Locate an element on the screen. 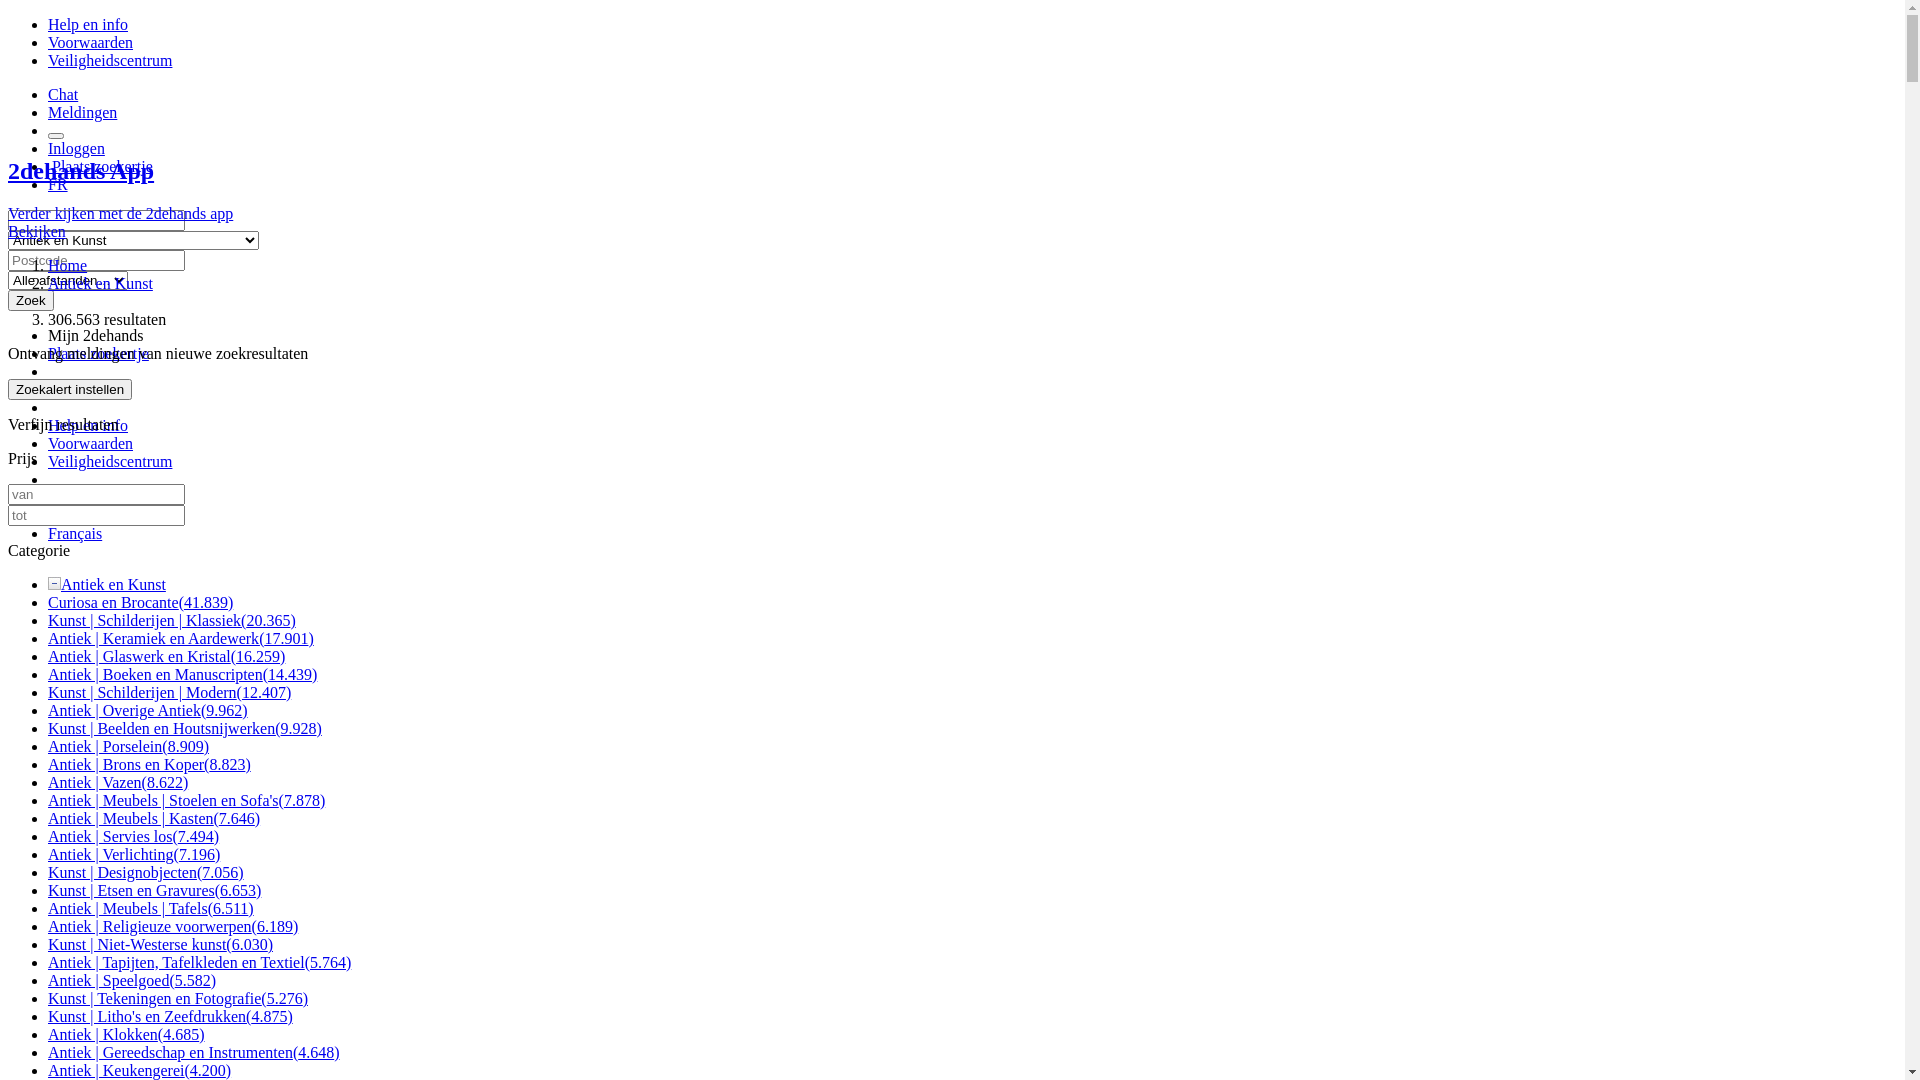 The height and width of the screenshot is (1080, 1920). 'Antiek | Brons en Koper(8.823)' is located at coordinates (148, 764).